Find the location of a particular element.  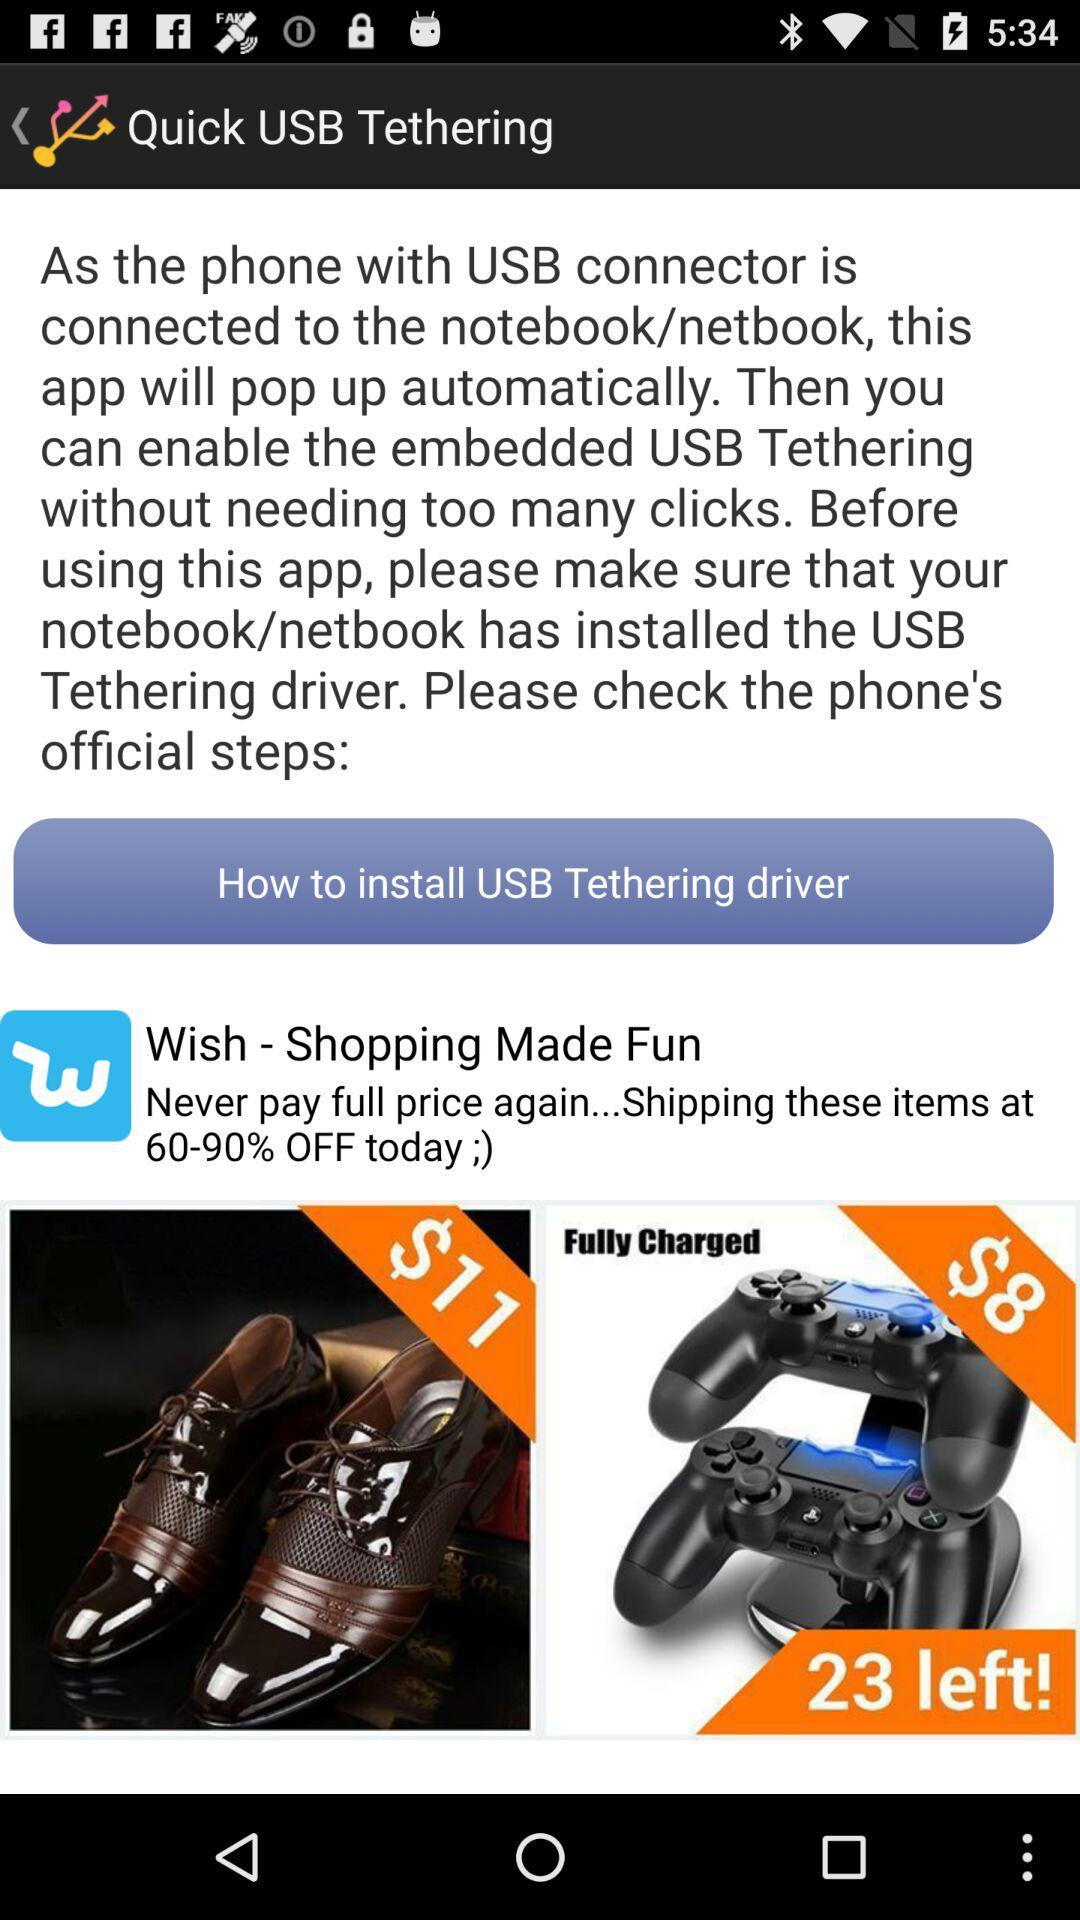

icon below how to install item is located at coordinates (64, 1074).